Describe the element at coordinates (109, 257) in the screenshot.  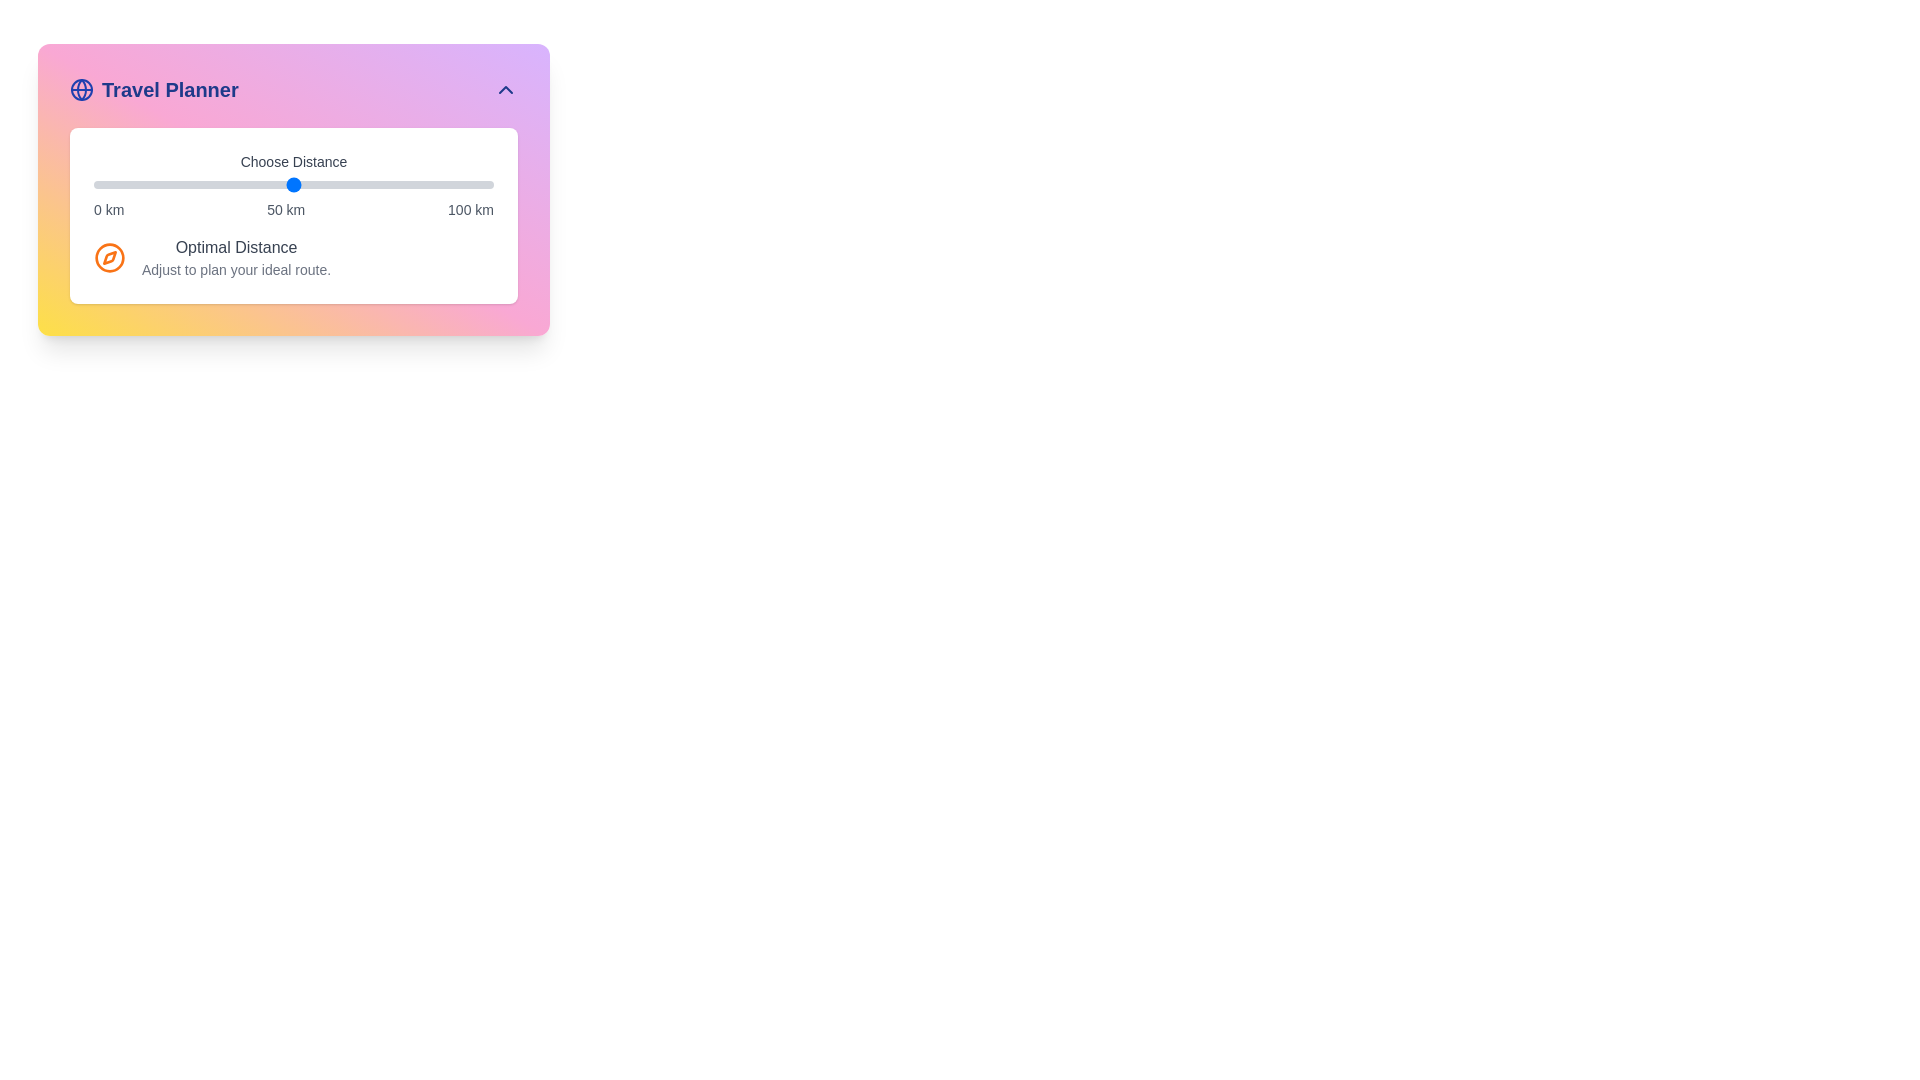
I see `the distinct orange circular shape within the compass icon located in the 'Optimal Distance' section of the 'Travel Planner' card` at that location.